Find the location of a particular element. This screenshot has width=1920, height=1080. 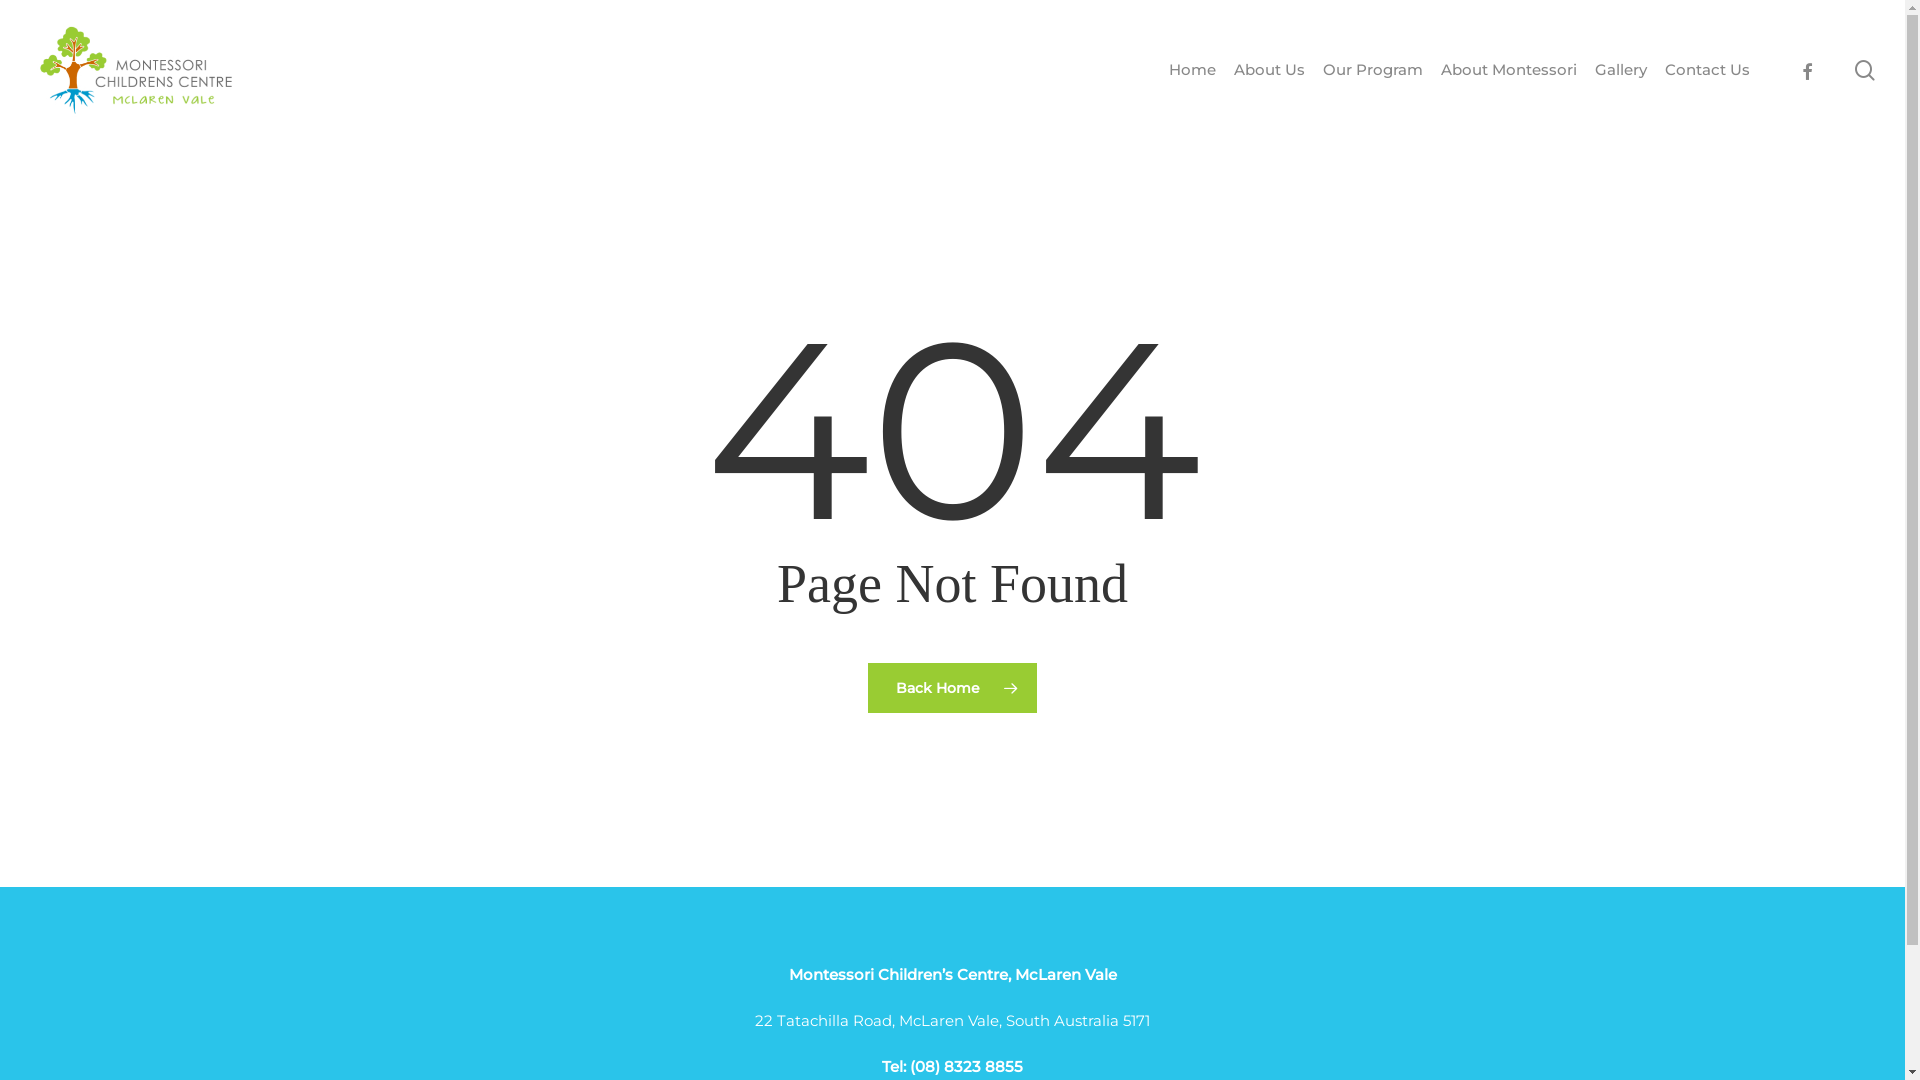

'Home' is located at coordinates (1192, 68).